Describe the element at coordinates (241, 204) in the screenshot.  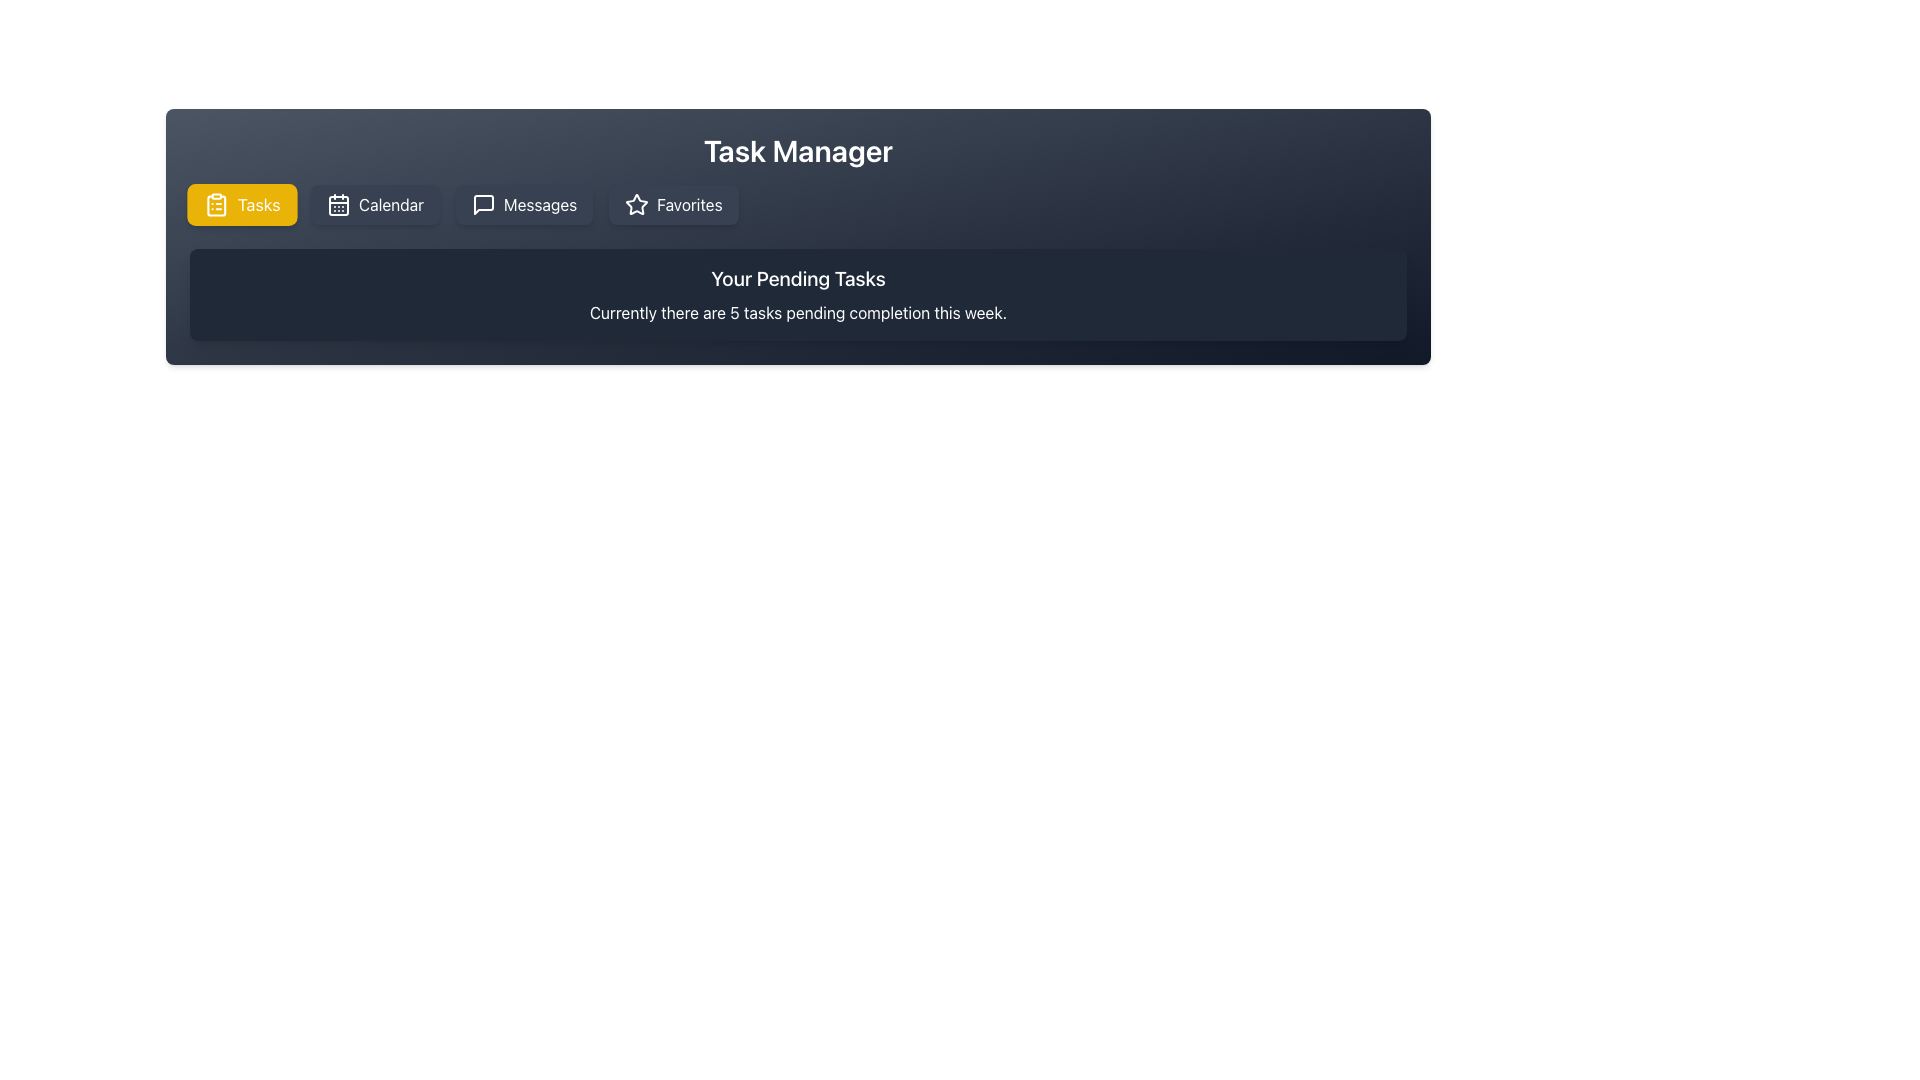
I see `the bright yellow 'Tasks' button with a clipboard icon` at that location.